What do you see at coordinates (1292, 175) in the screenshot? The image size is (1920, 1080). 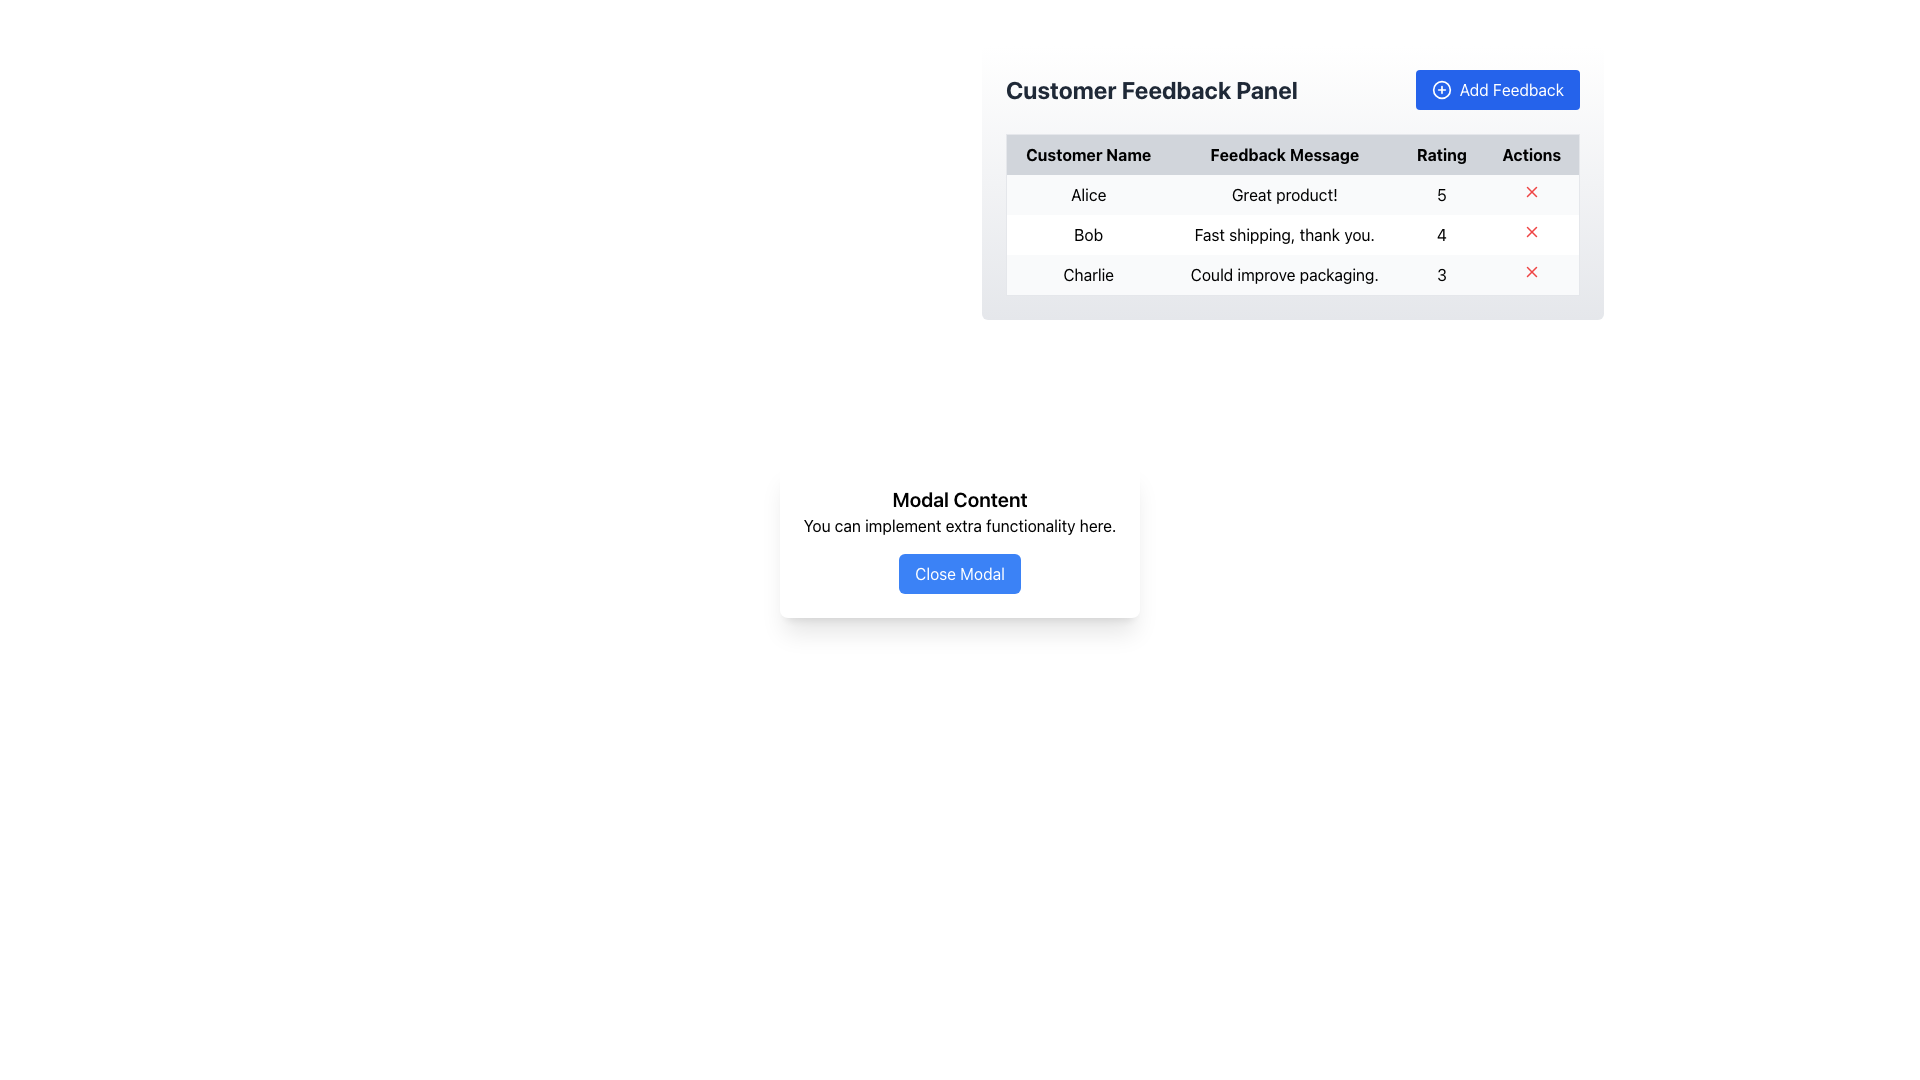 I see `the feedback overview panel table to access specific feedback entries` at bounding box center [1292, 175].